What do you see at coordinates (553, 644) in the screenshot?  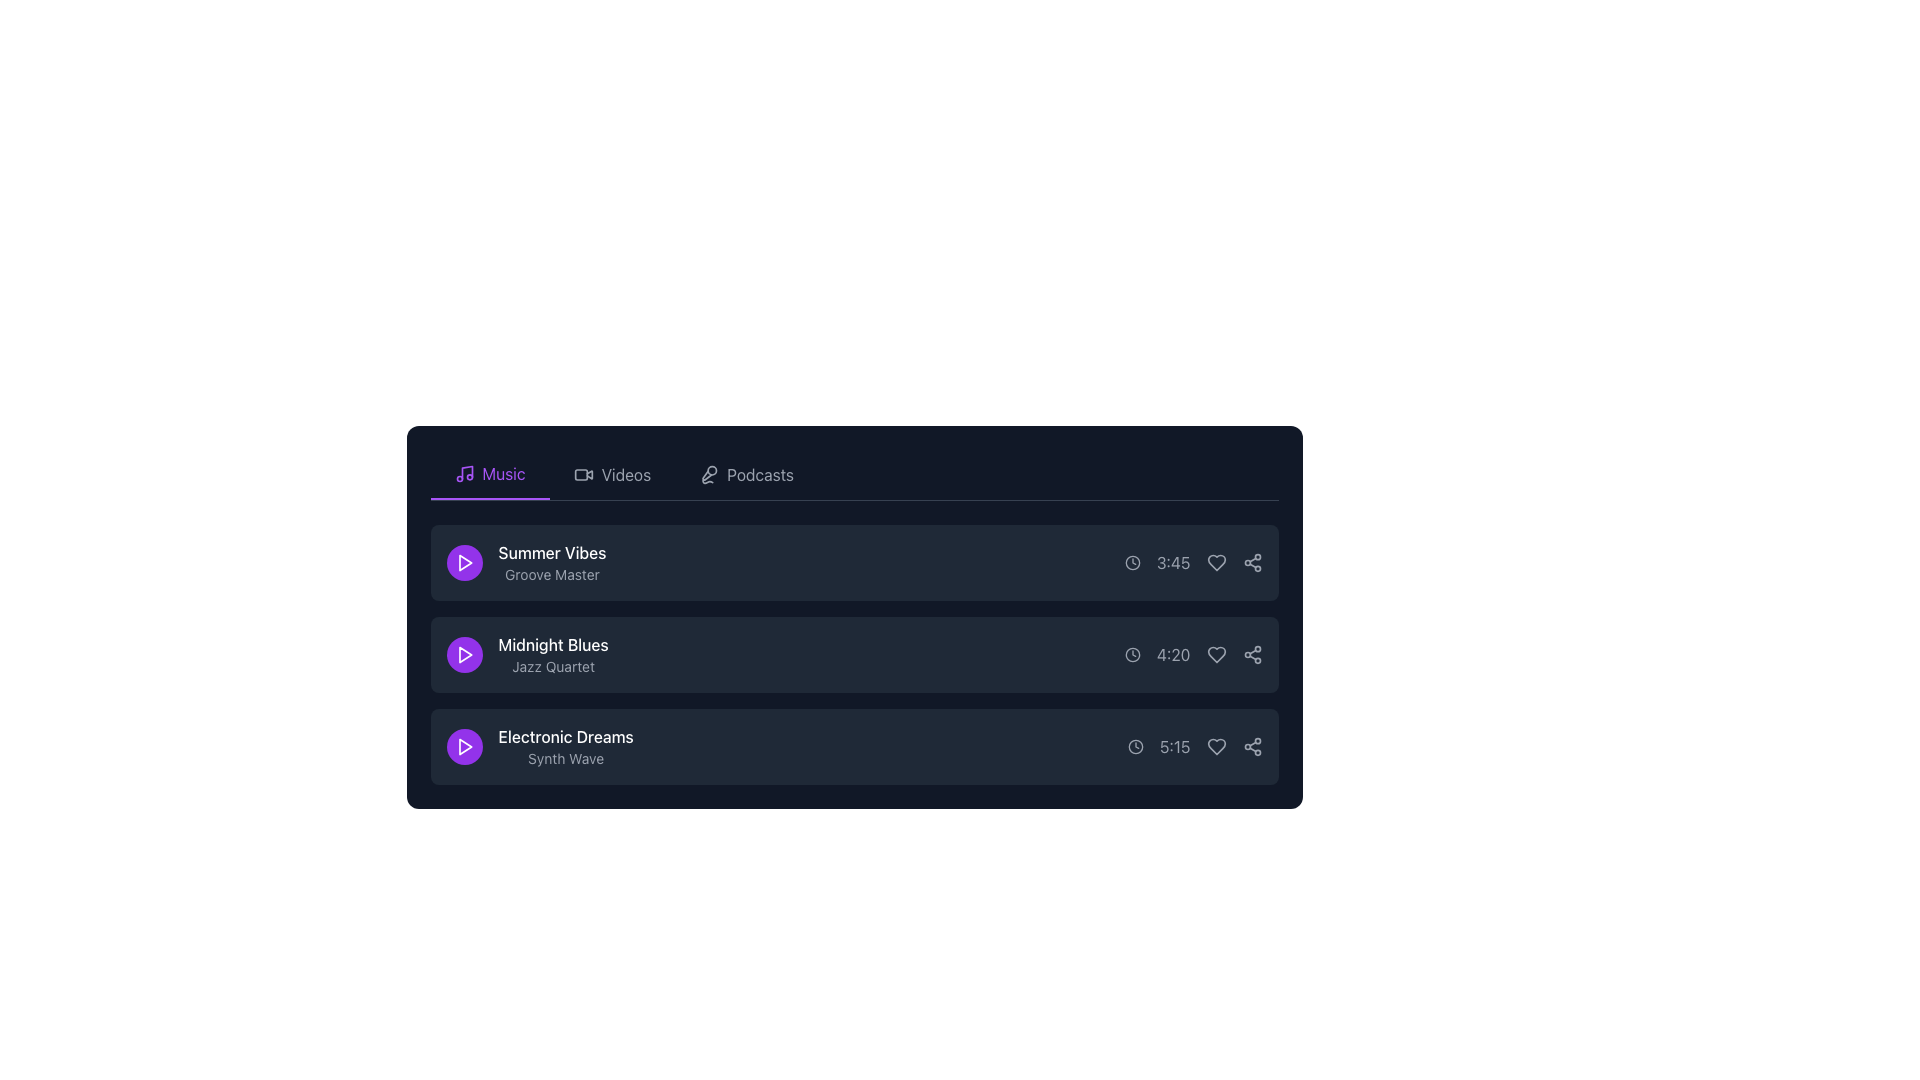 I see `the text label displaying the title of the music item, which is located in the second row of the list and provides the name of the track or album` at bounding box center [553, 644].